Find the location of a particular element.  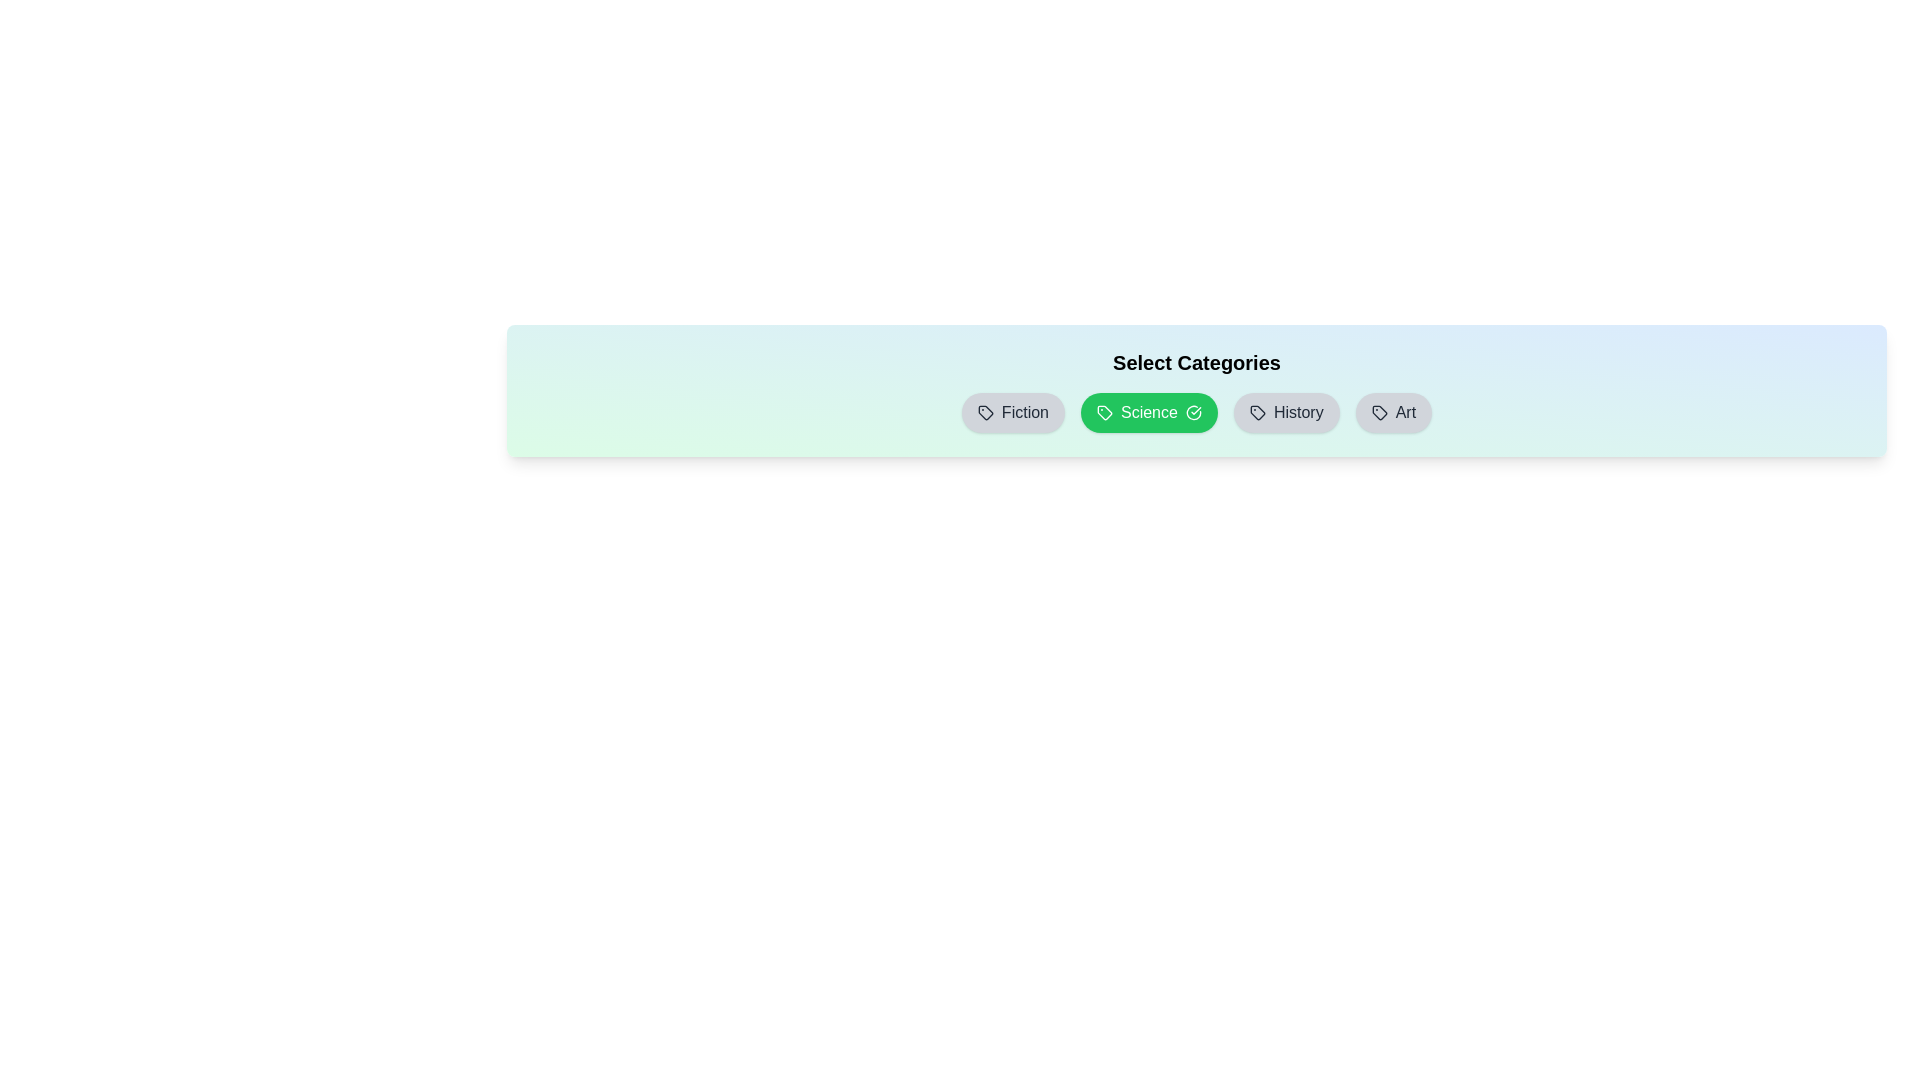

the Art button is located at coordinates (1392, 411).